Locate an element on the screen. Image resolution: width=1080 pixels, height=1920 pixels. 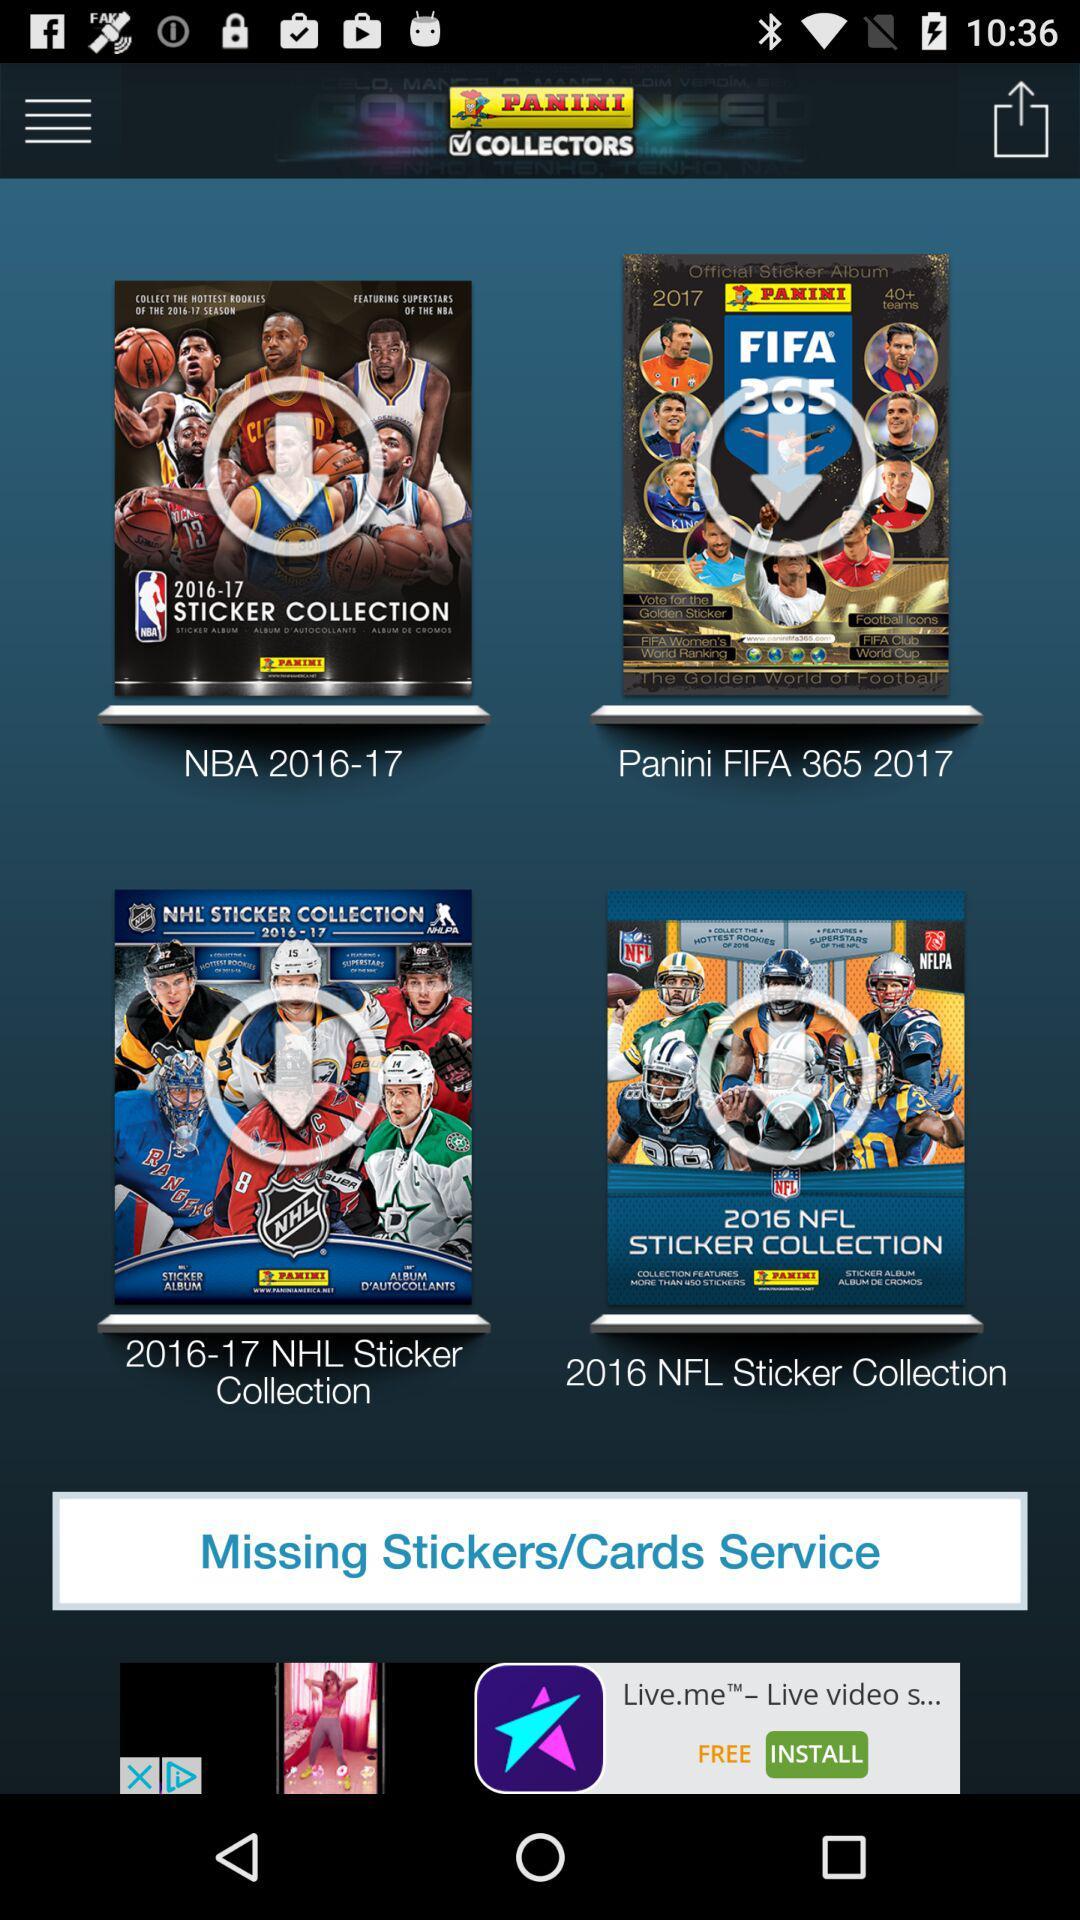
201617 nhl sticker collection is located at coordinates (293, 1363).